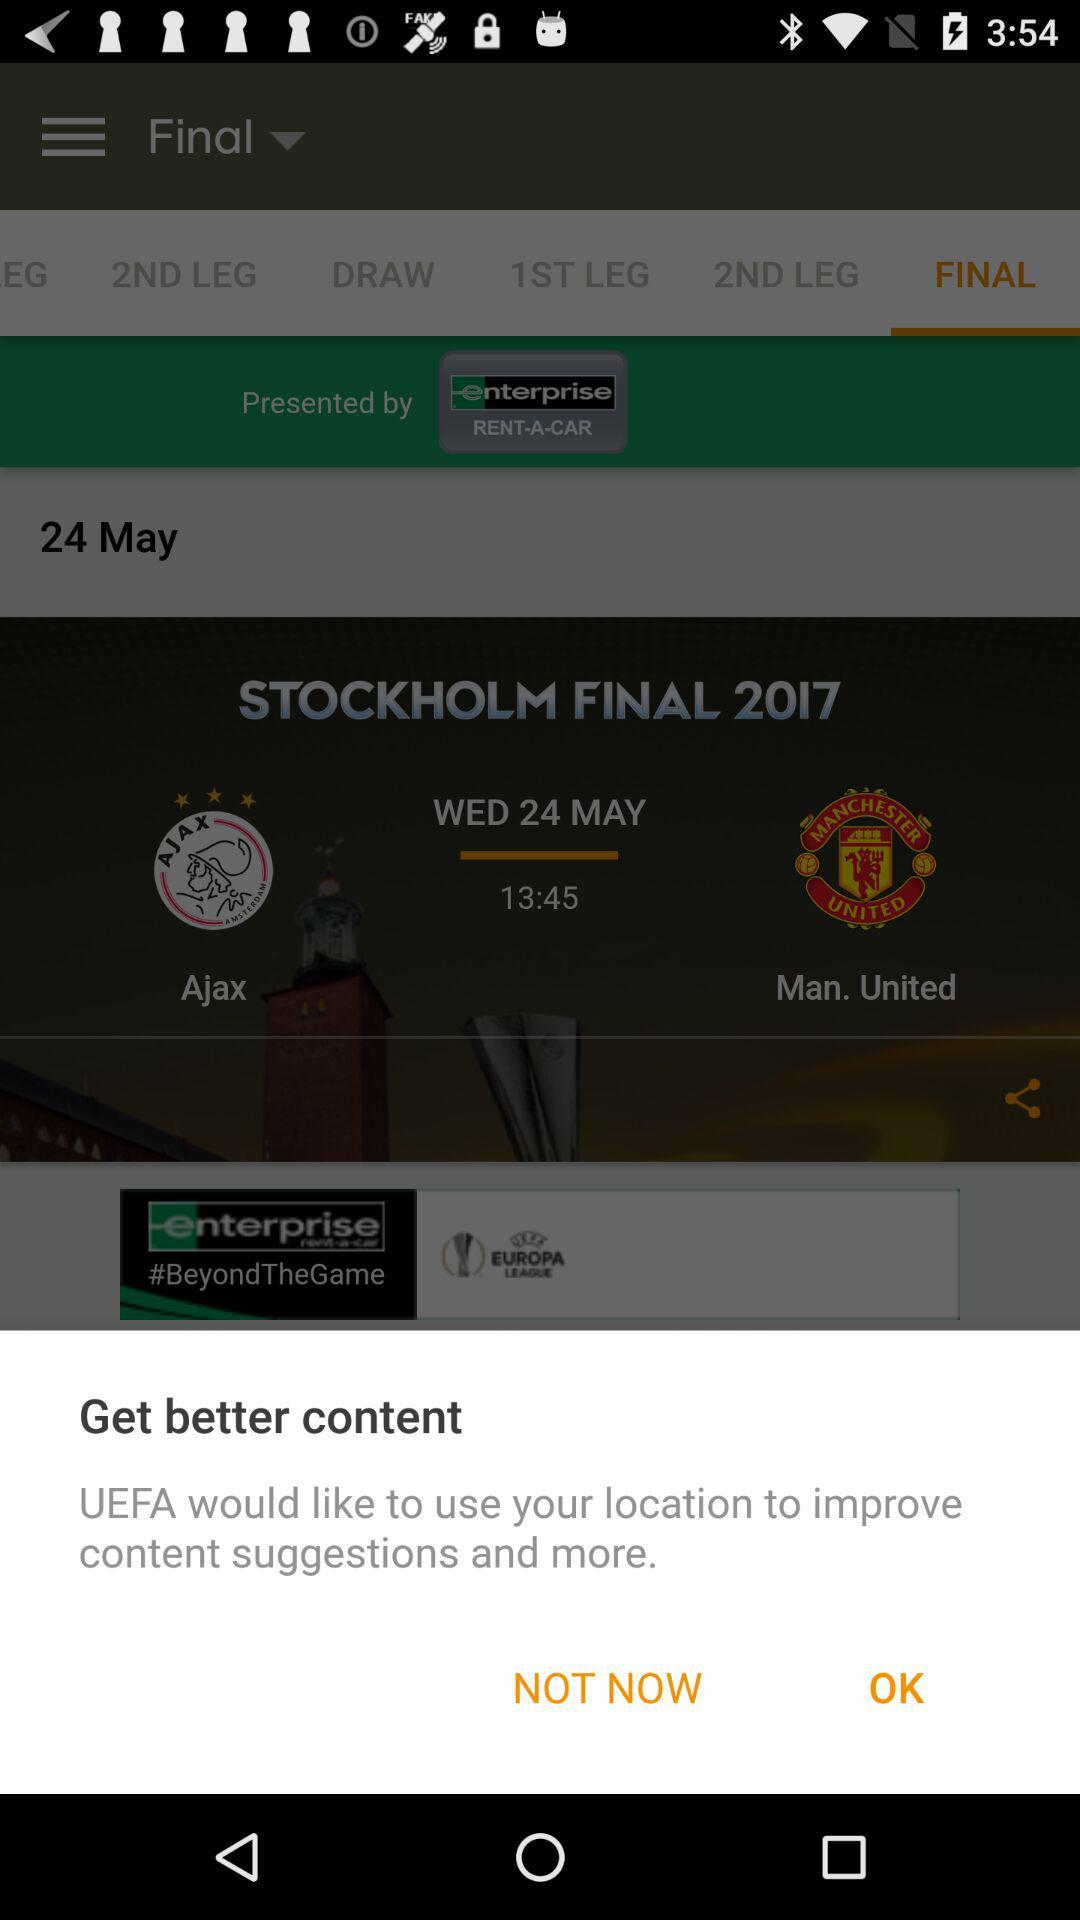 The image size is (1080, 1920). Describe the element at coordinates (895, 1685) in the screenshot. I see `the ok at the bottom right corner` at that location.